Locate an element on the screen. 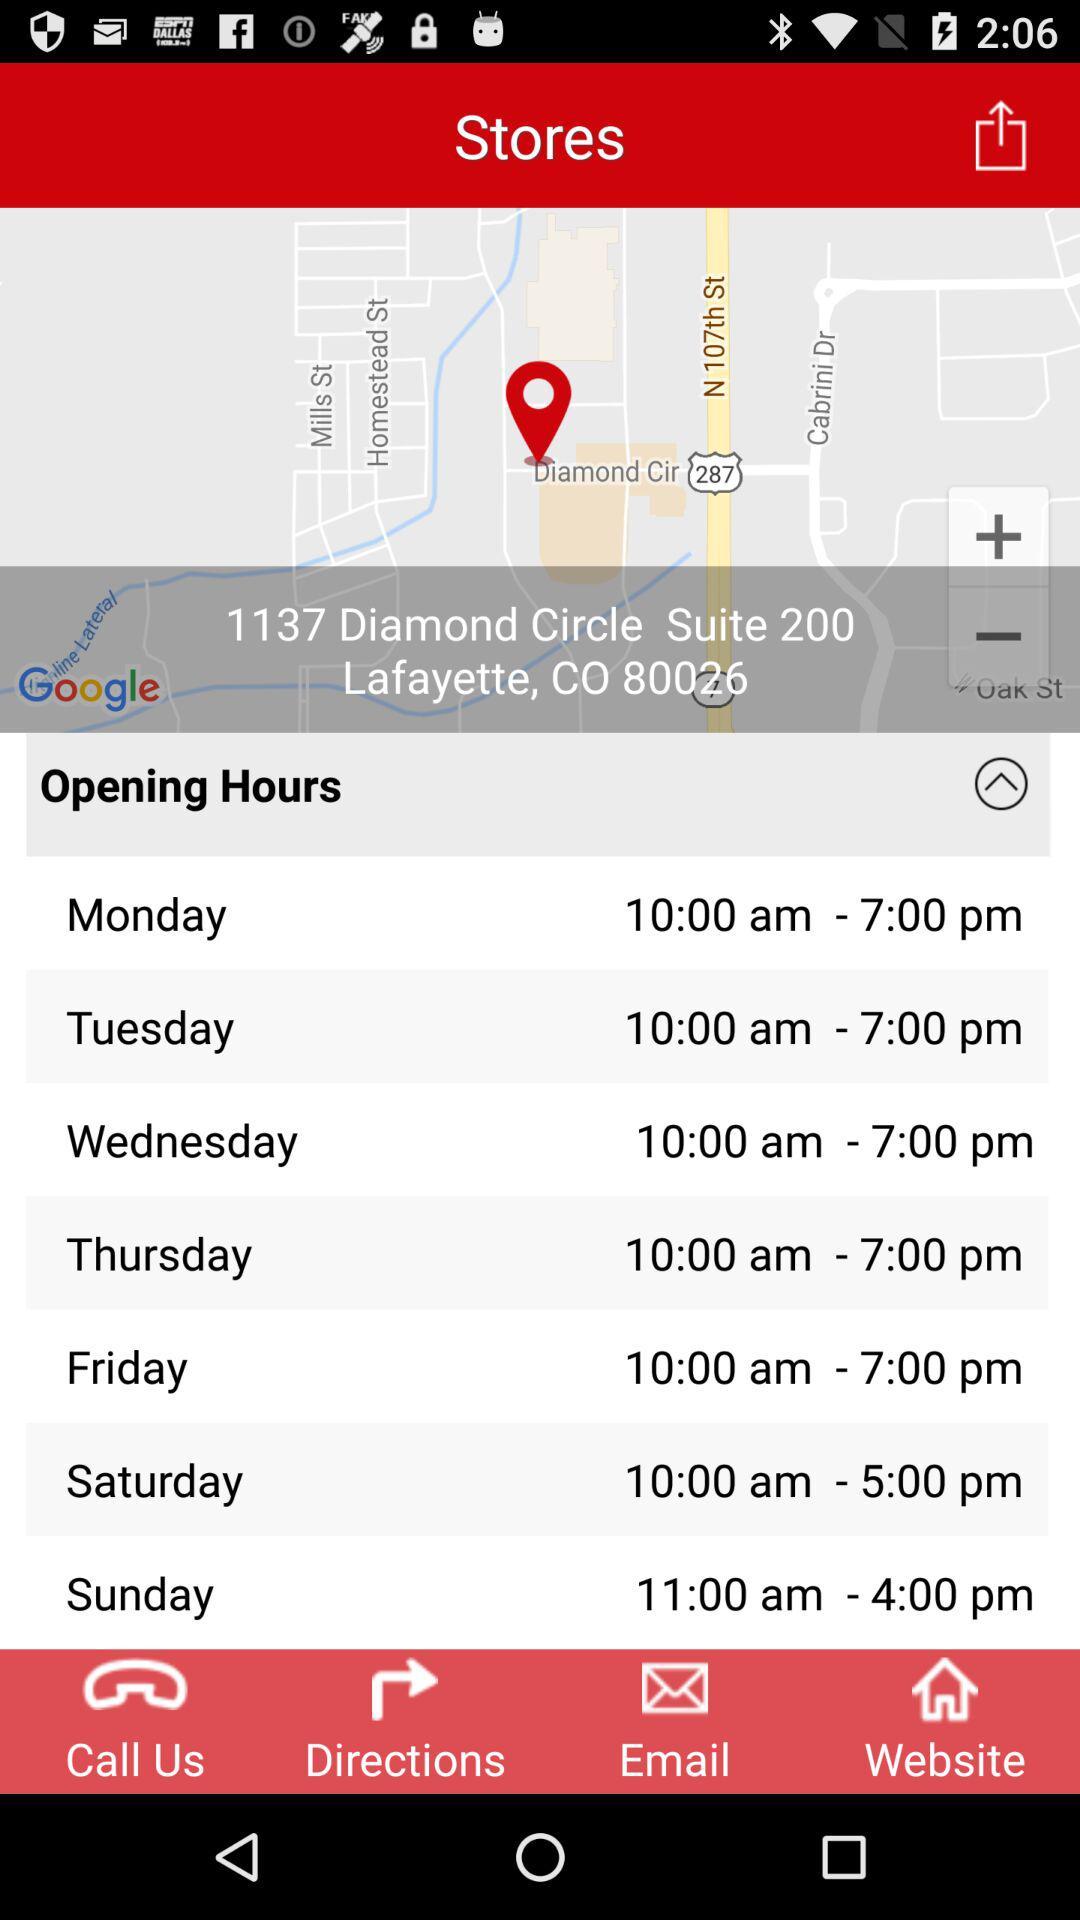 Image resolution: width=1080 pixels, height=1920 pixels. app next to the stores item is located at coordinates (1001, 134).